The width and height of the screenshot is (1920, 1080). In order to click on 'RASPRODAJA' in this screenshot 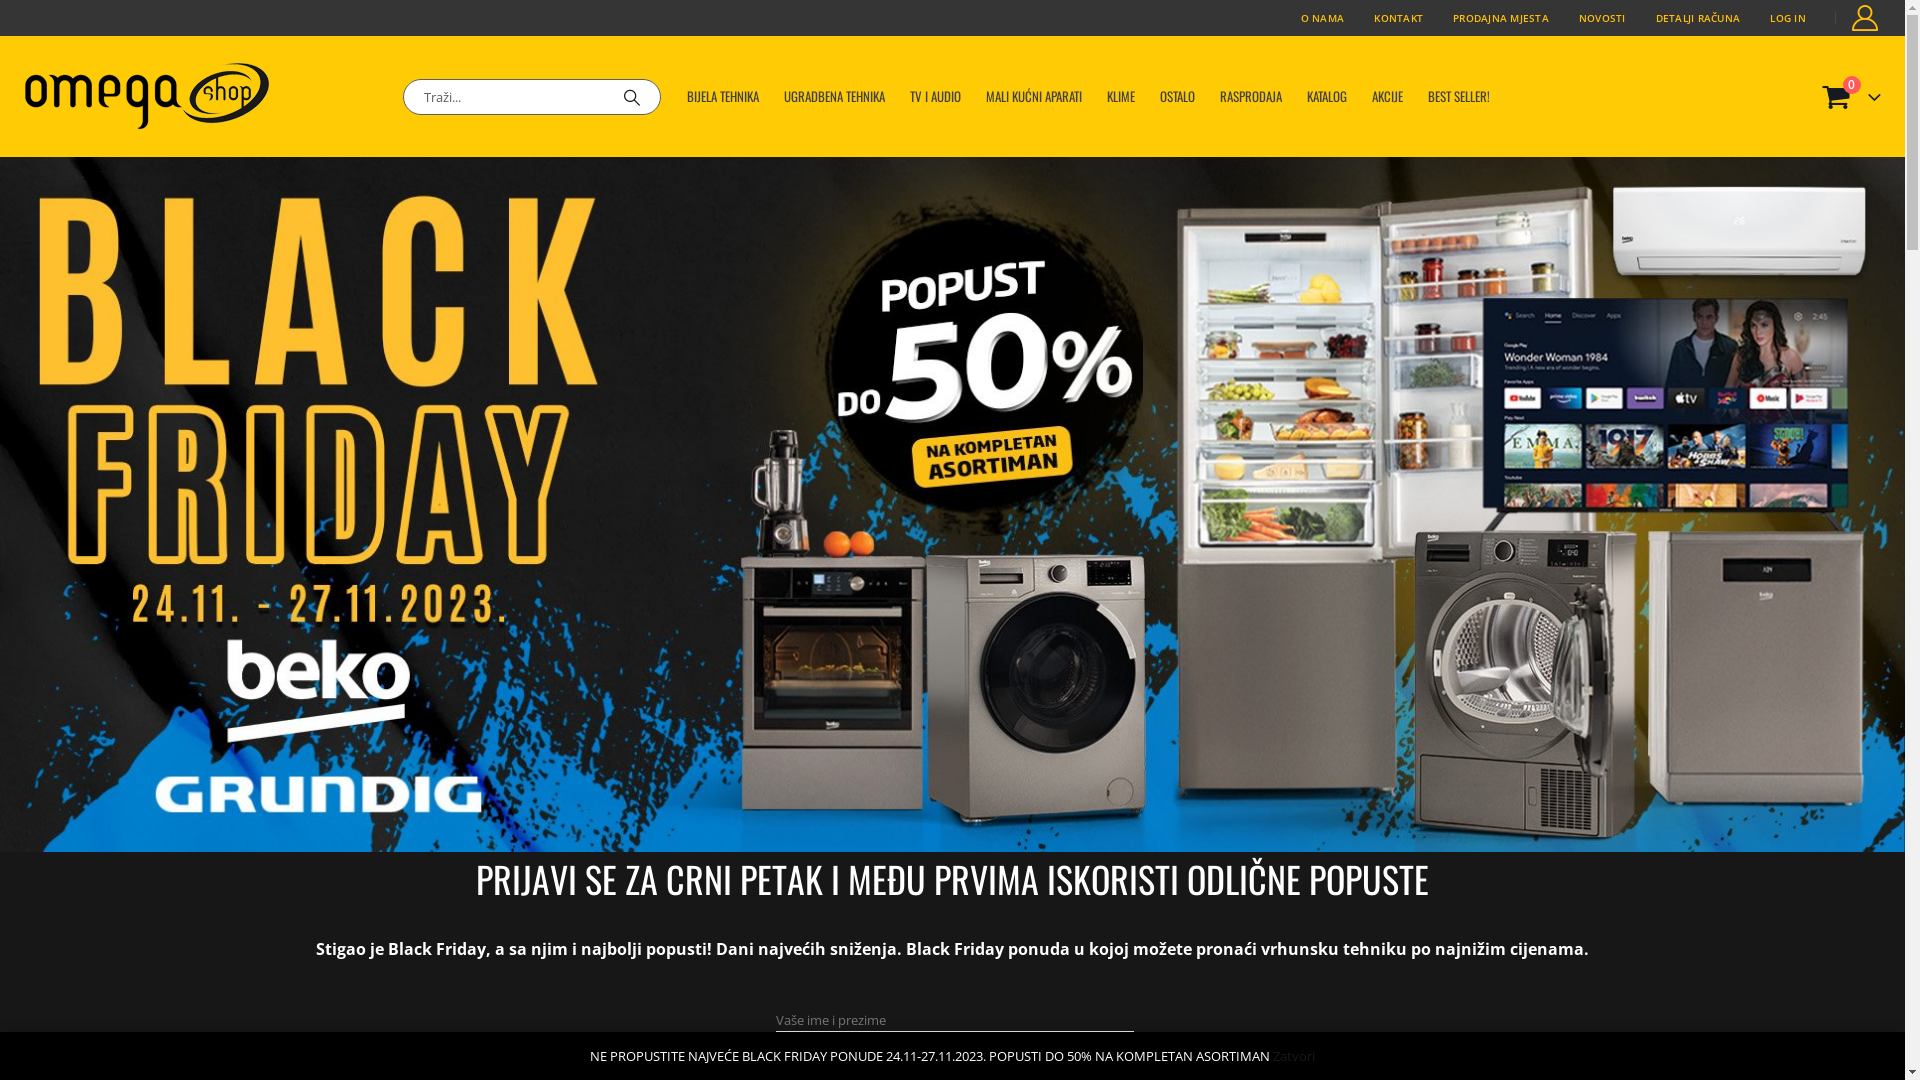, I will do `click(1250, 96)`.